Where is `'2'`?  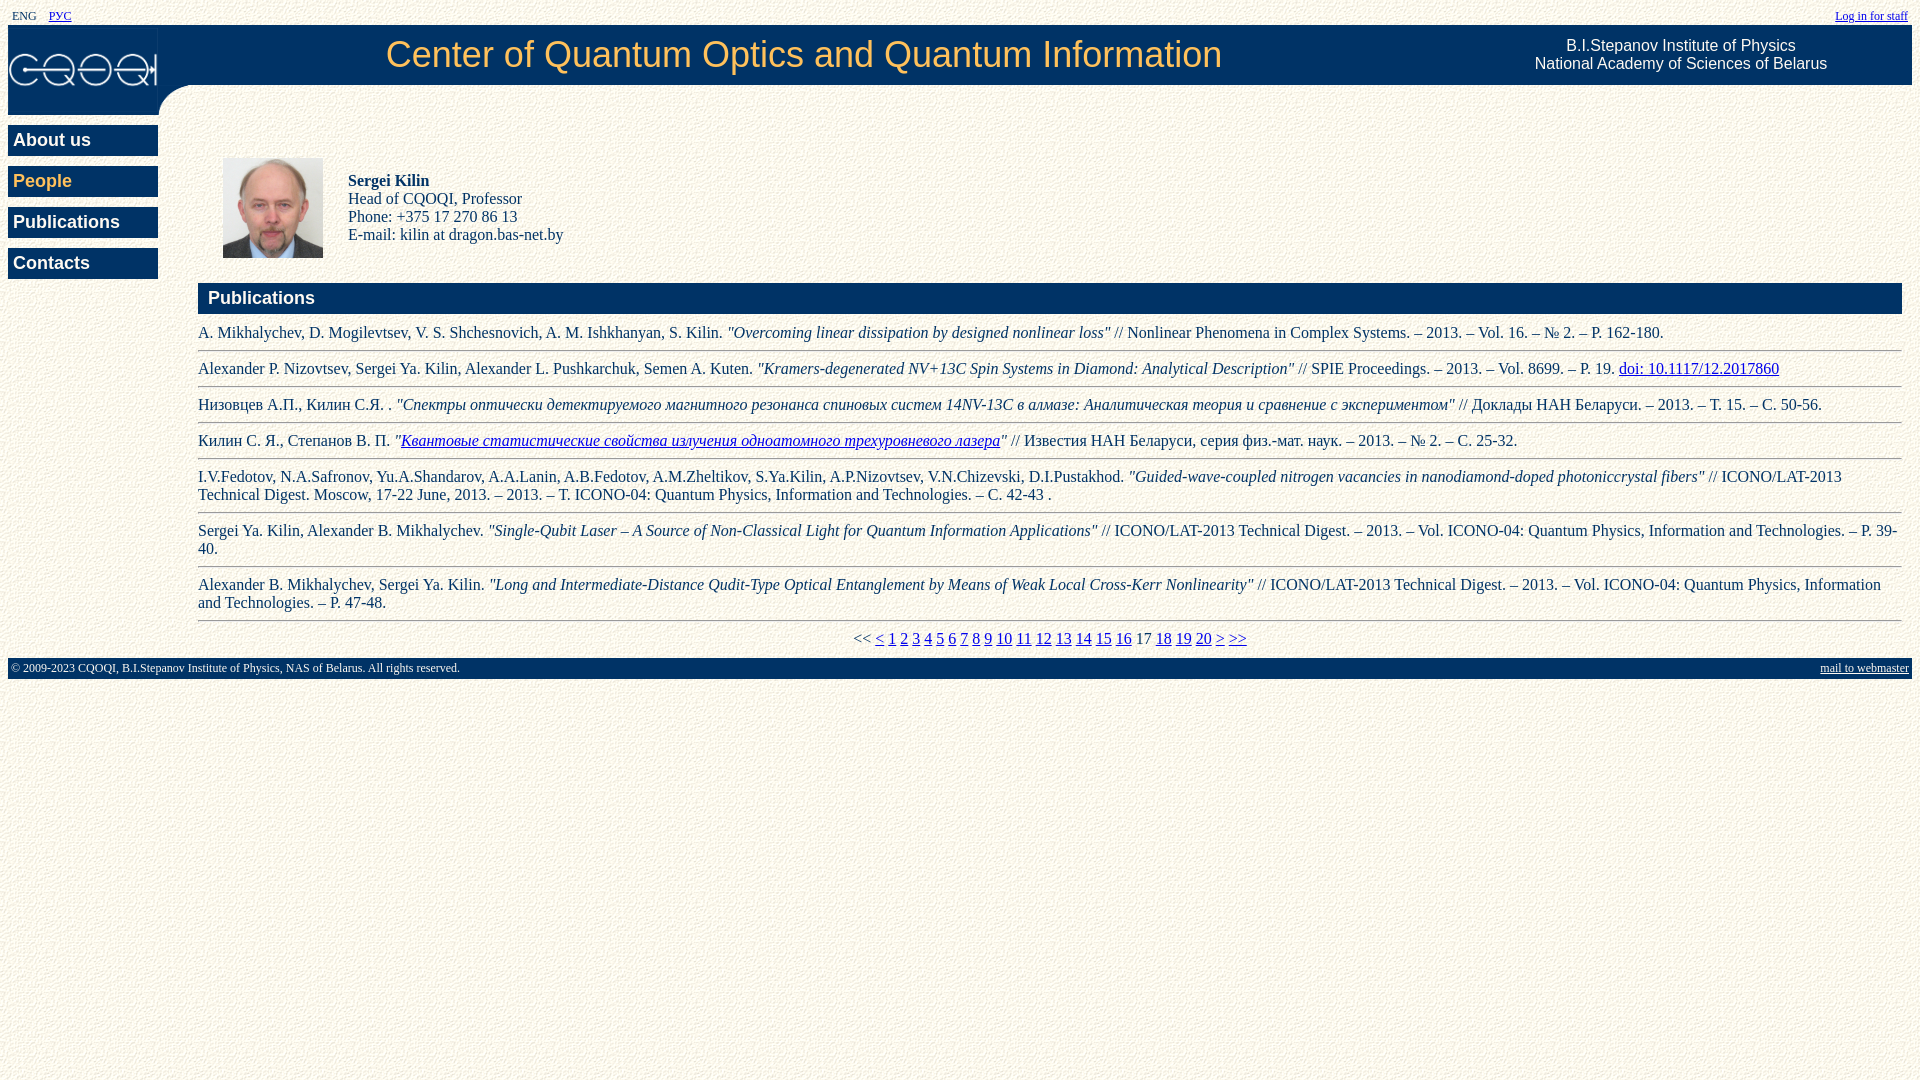 '2' is located at coordinates (902, 638).